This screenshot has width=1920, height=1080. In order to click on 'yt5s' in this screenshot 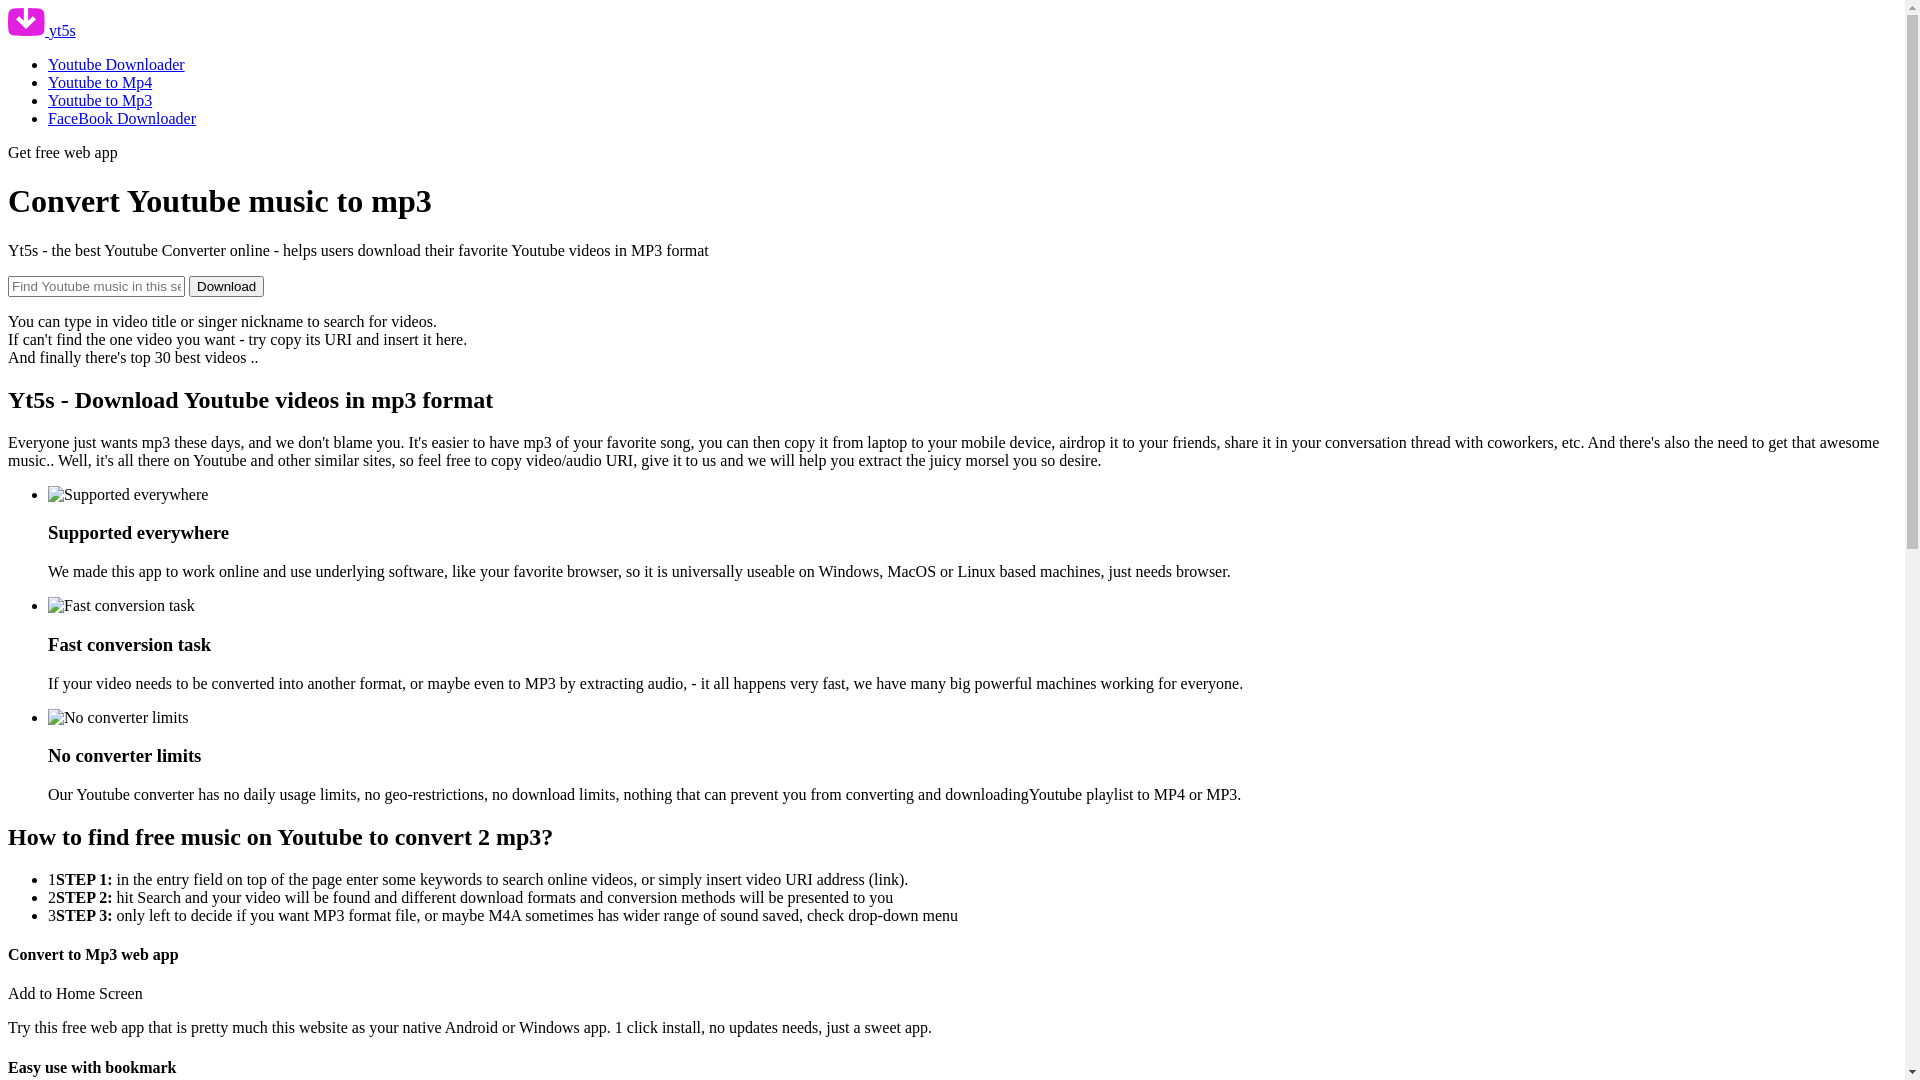, I will do `click(8, 30)`.